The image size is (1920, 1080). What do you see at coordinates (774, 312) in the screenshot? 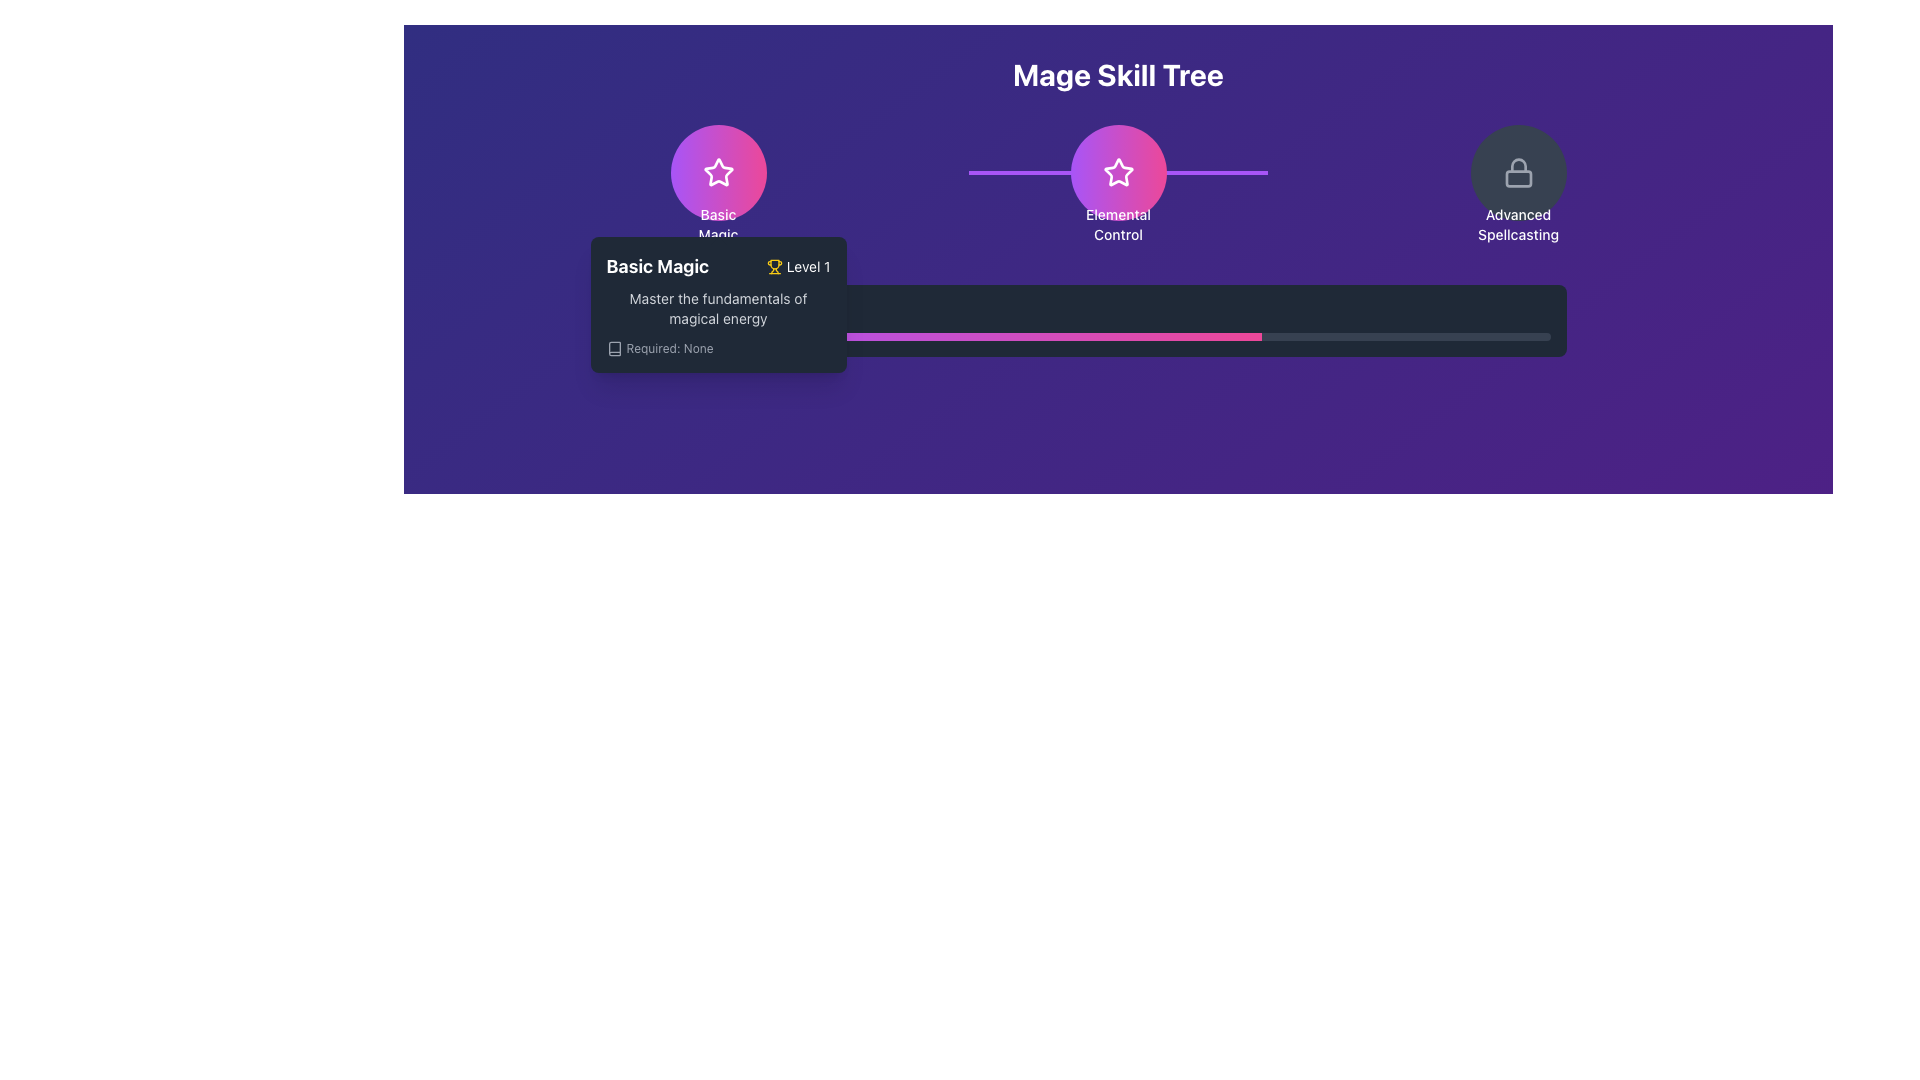
I see `text content of the descriptive label positioned horizontally centered next to the icon` at bounding box center [774, 312].